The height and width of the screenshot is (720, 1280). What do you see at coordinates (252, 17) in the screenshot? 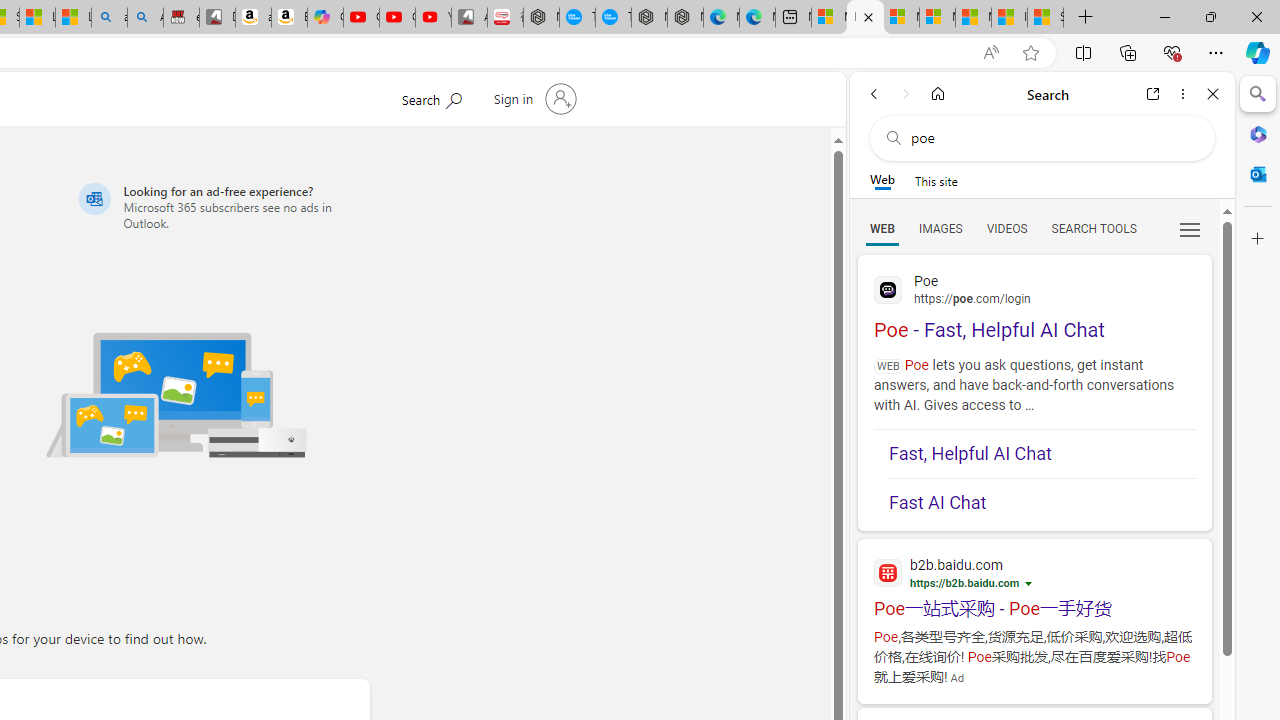
I see `'amazon.in/dp/B0CX59H5W7/?tag=gsmcom05-21'` at bounding box center [252, 17].